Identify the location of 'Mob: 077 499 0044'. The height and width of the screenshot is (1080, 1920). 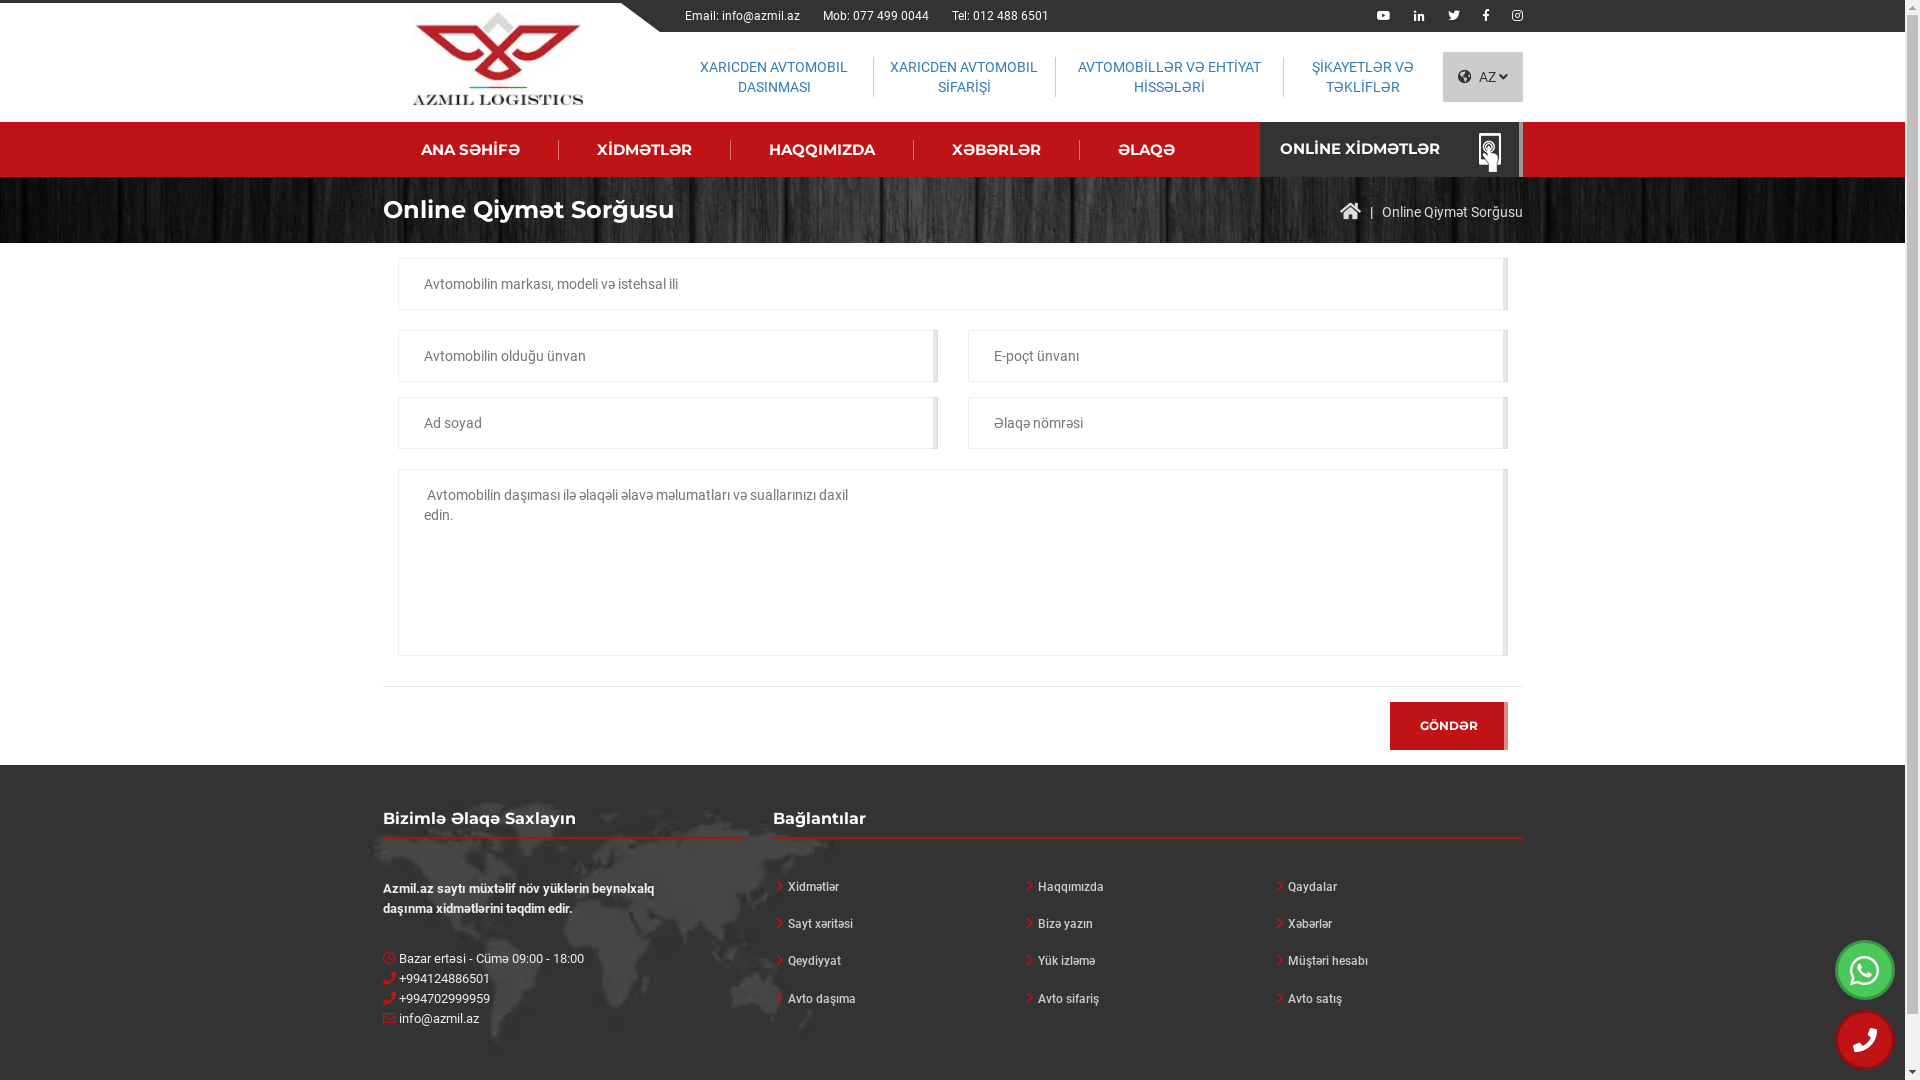
(875, 16).